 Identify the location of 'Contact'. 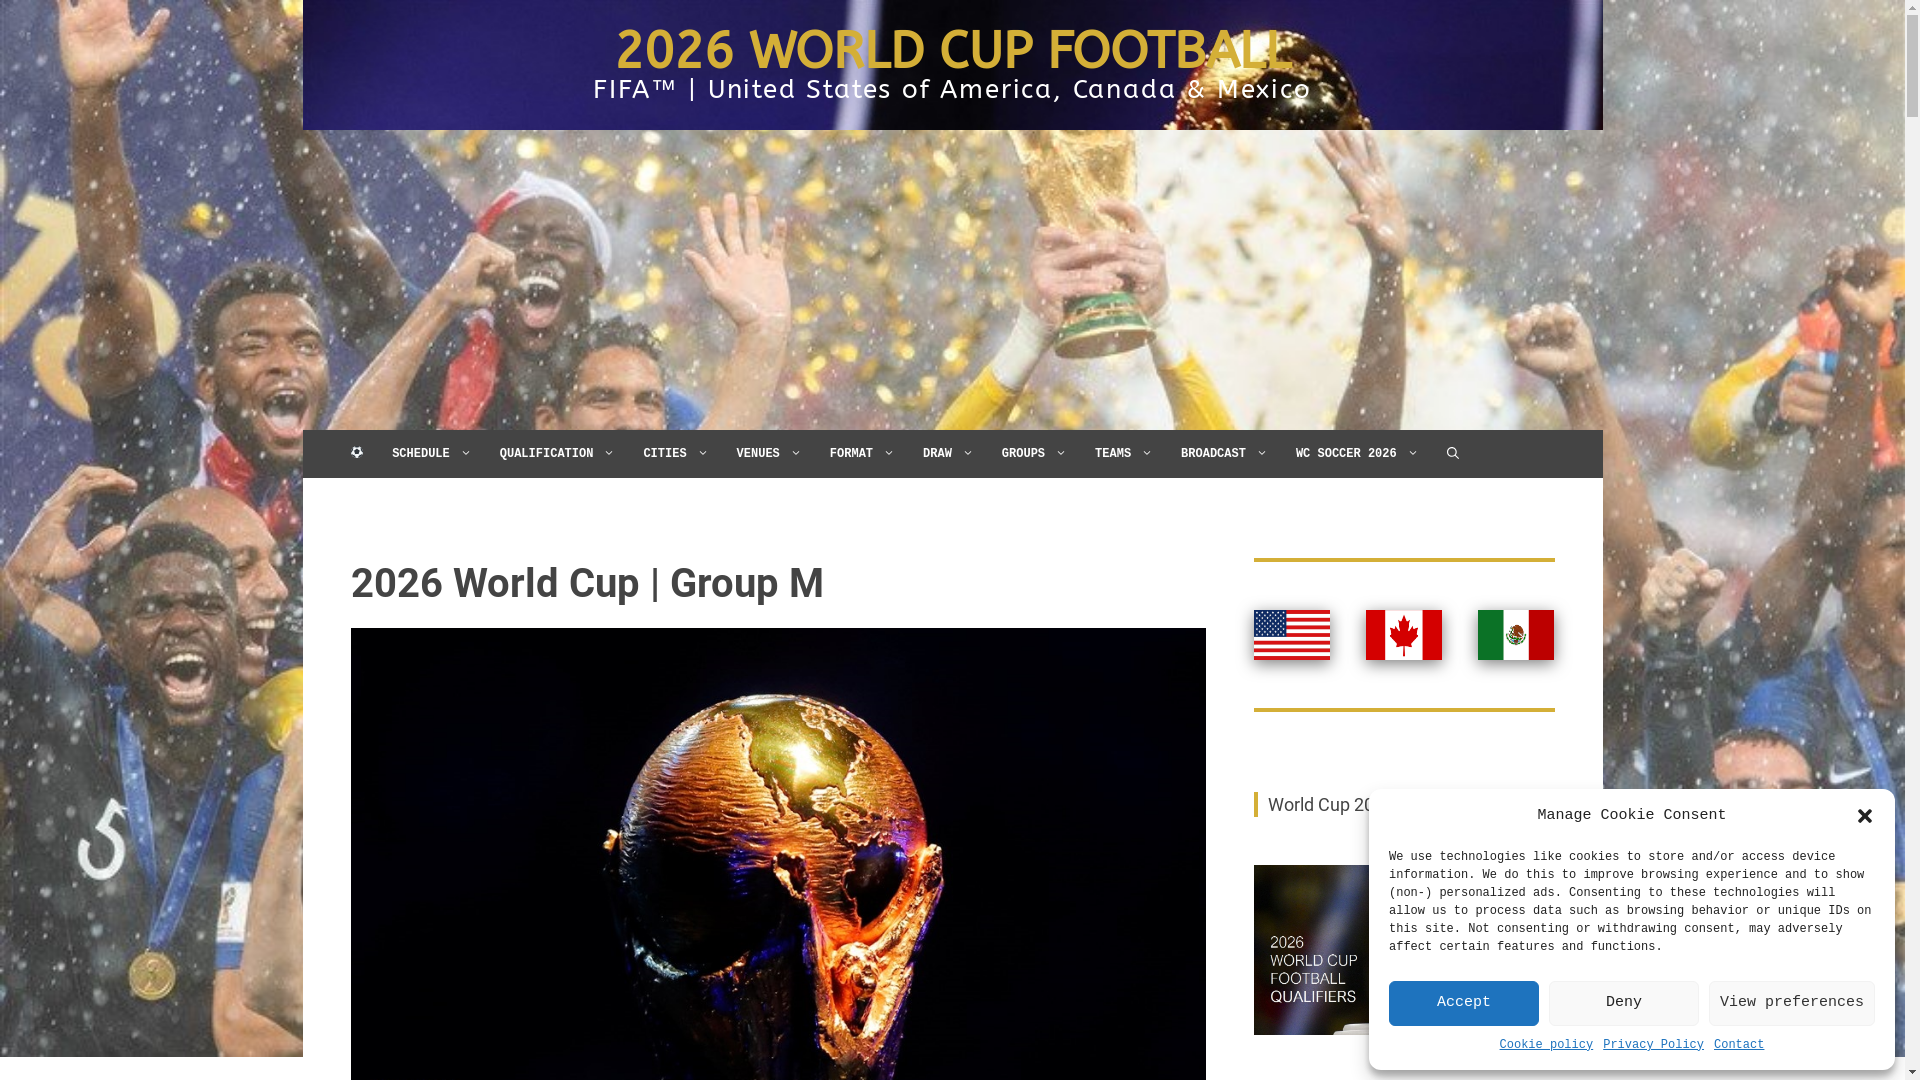
(1737, 1044).